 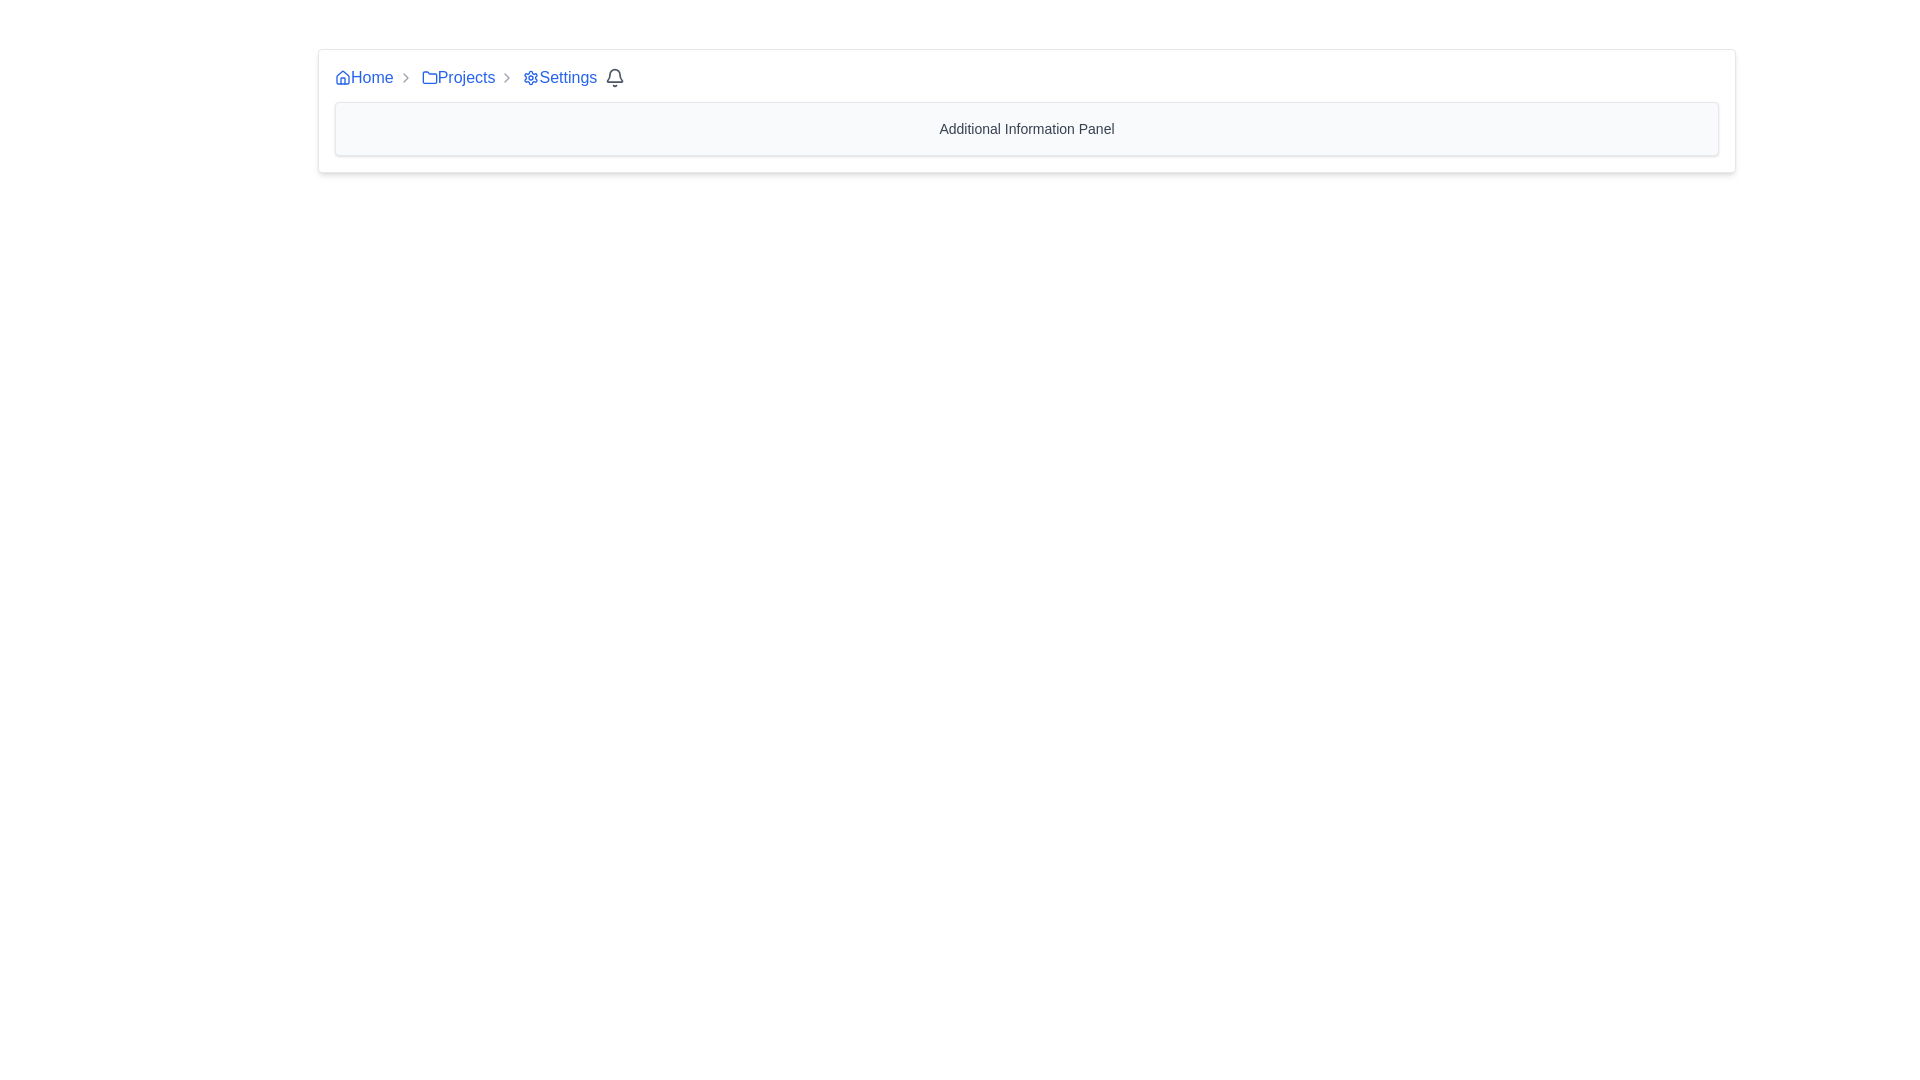 What do you see at coordinates (342, 76) in the screenshot?
I see `the house-shaped icon representing the 'Home' navigation function, located at the top left corner of the interface, adjacent to the text 'Home'` at bounding box center [342, 76].